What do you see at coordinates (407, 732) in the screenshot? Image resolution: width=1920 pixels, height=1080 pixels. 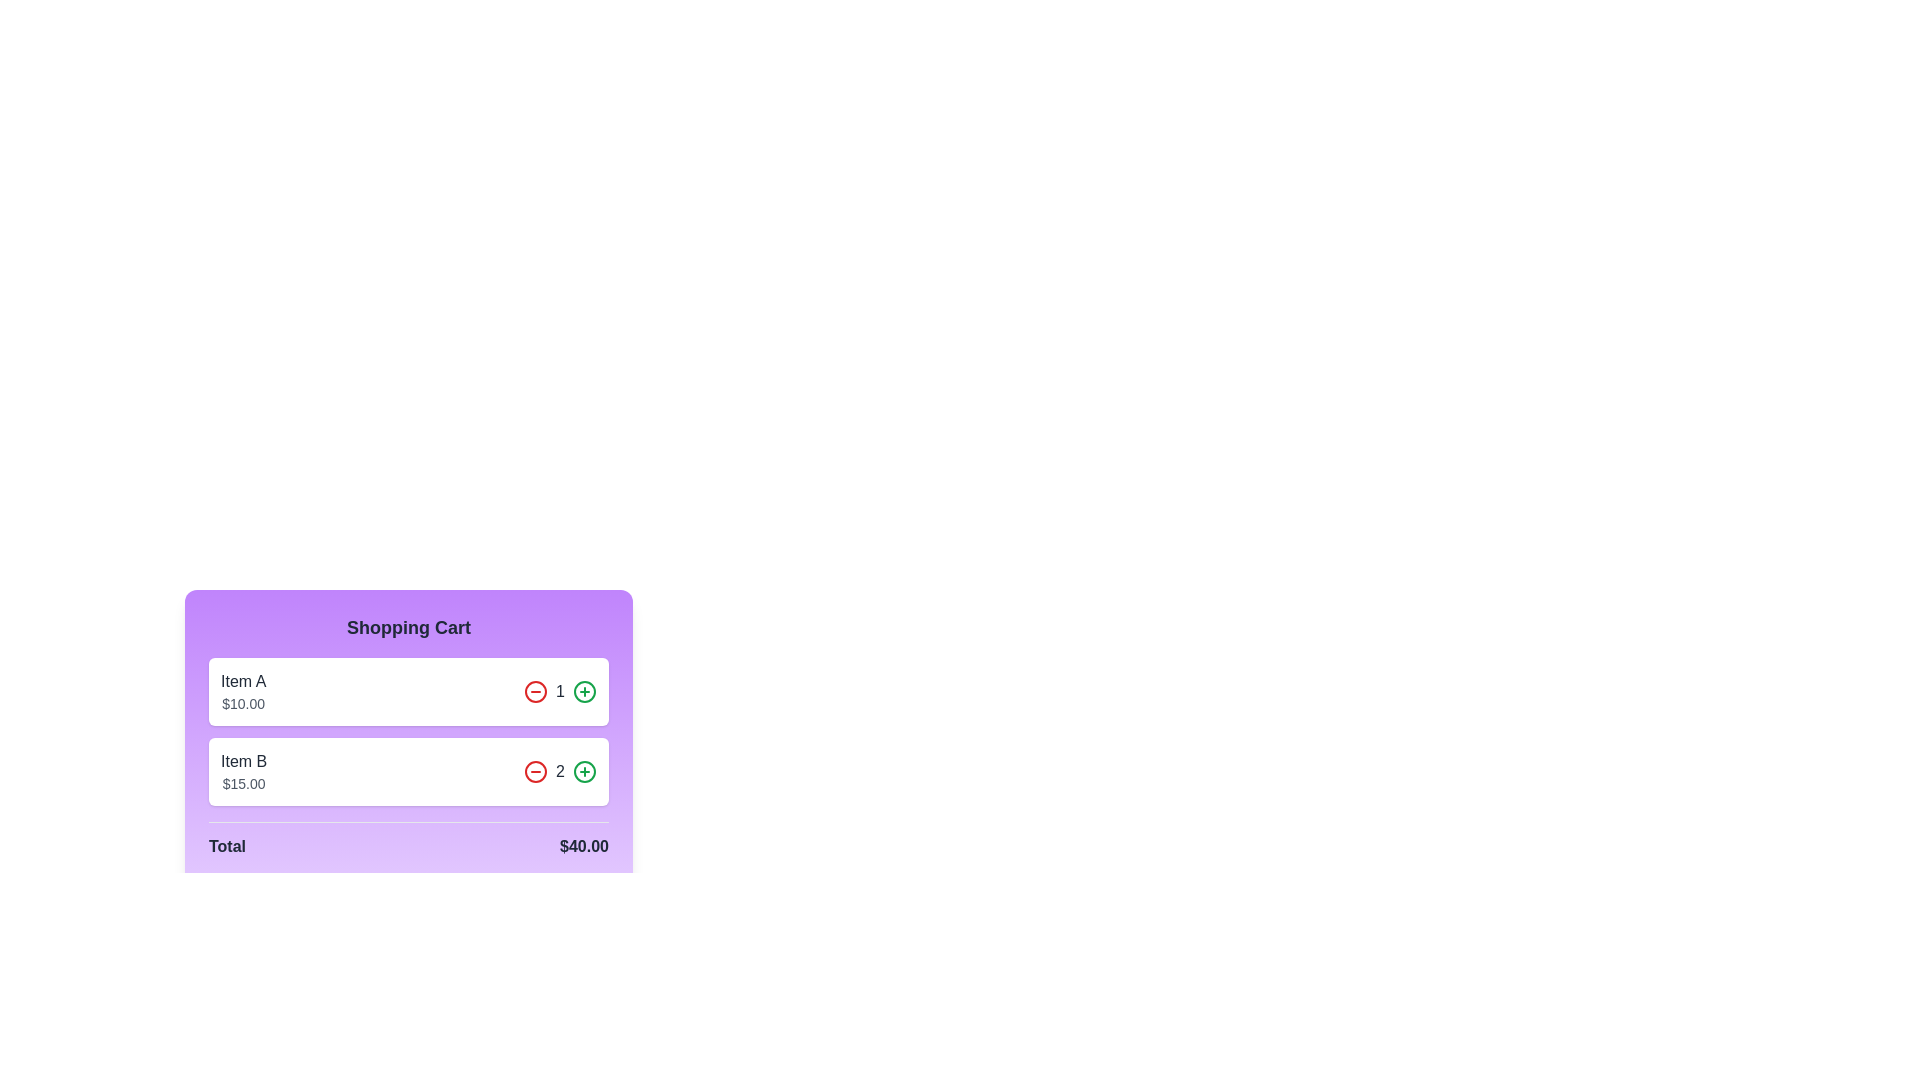 I see `the quantity controls of the shopping cart items, which include decrement and increment buttons for adjusting item quantities` at bounding box center [407, 732].